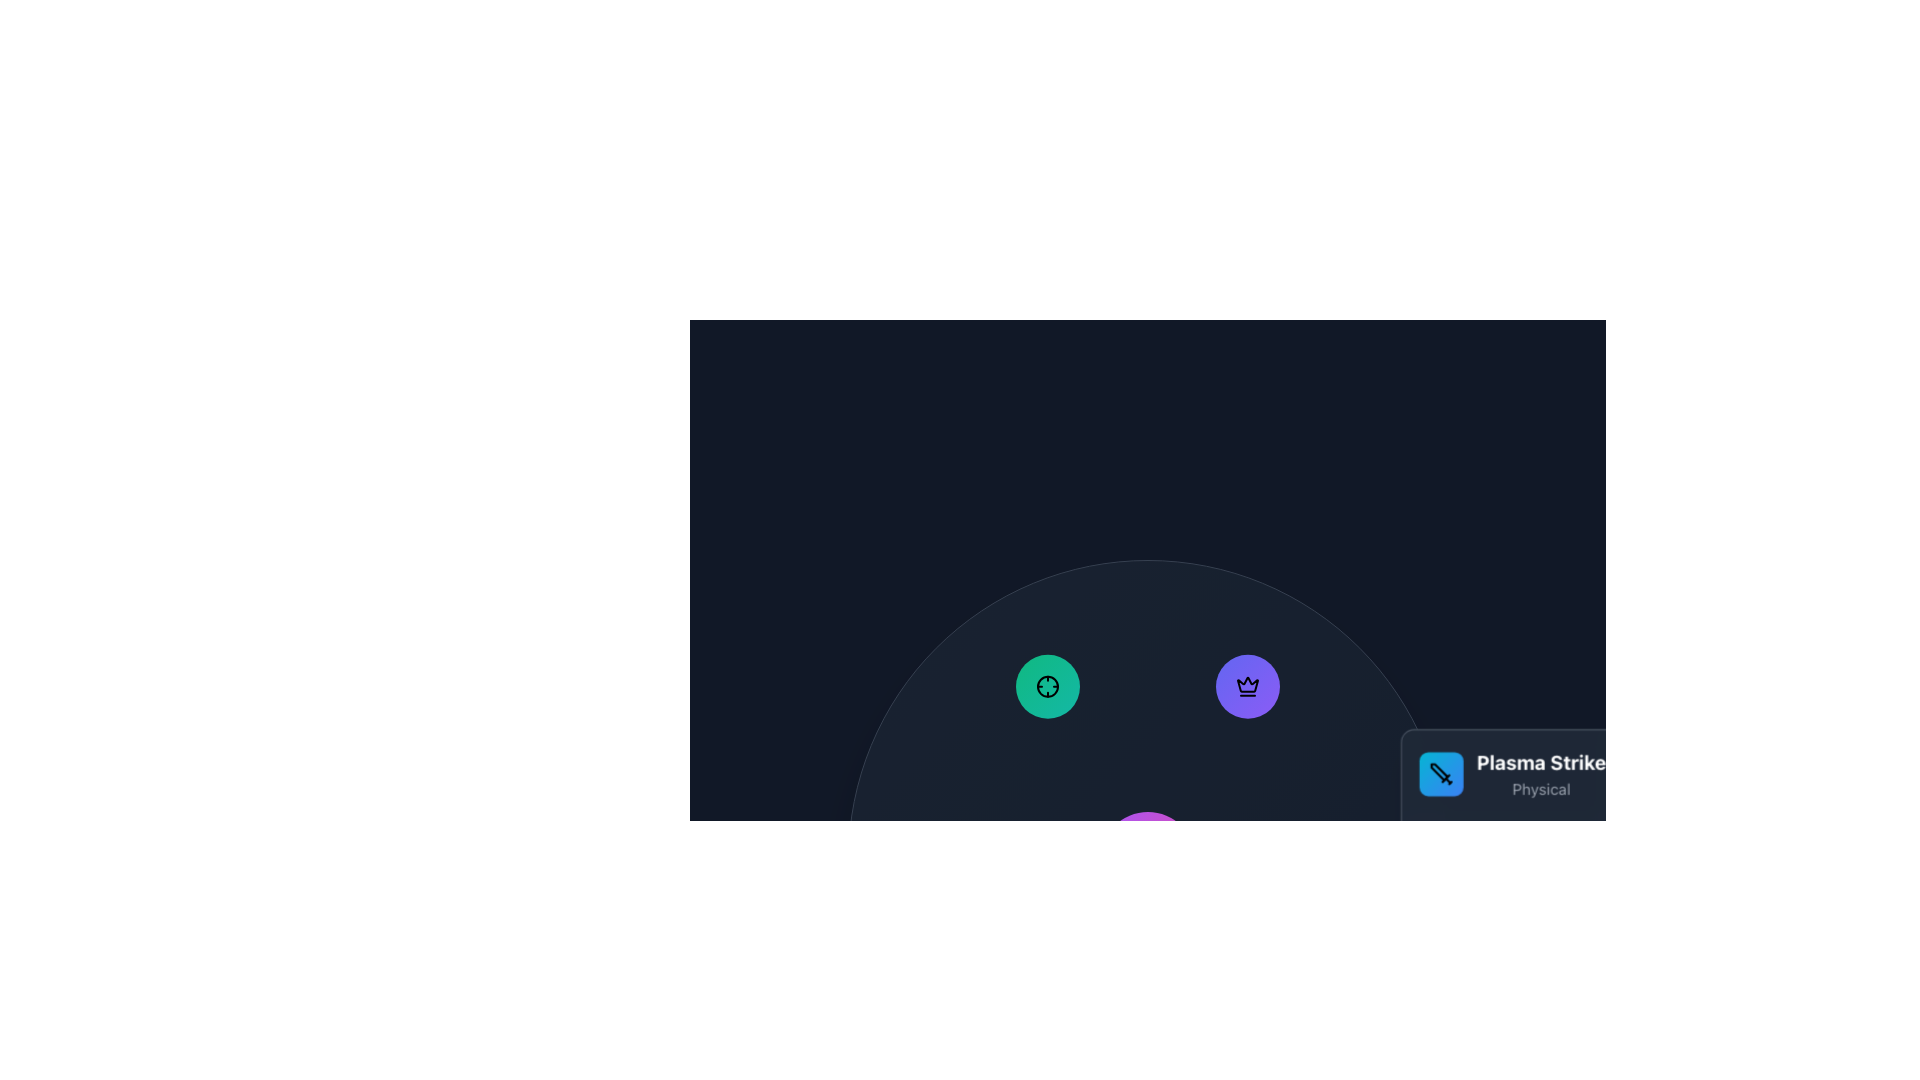  What do you see at coordinates (1247, 685) in the screenshot?
I see `the interactive button with a crown icon located` at bounding box center [1247, 685].